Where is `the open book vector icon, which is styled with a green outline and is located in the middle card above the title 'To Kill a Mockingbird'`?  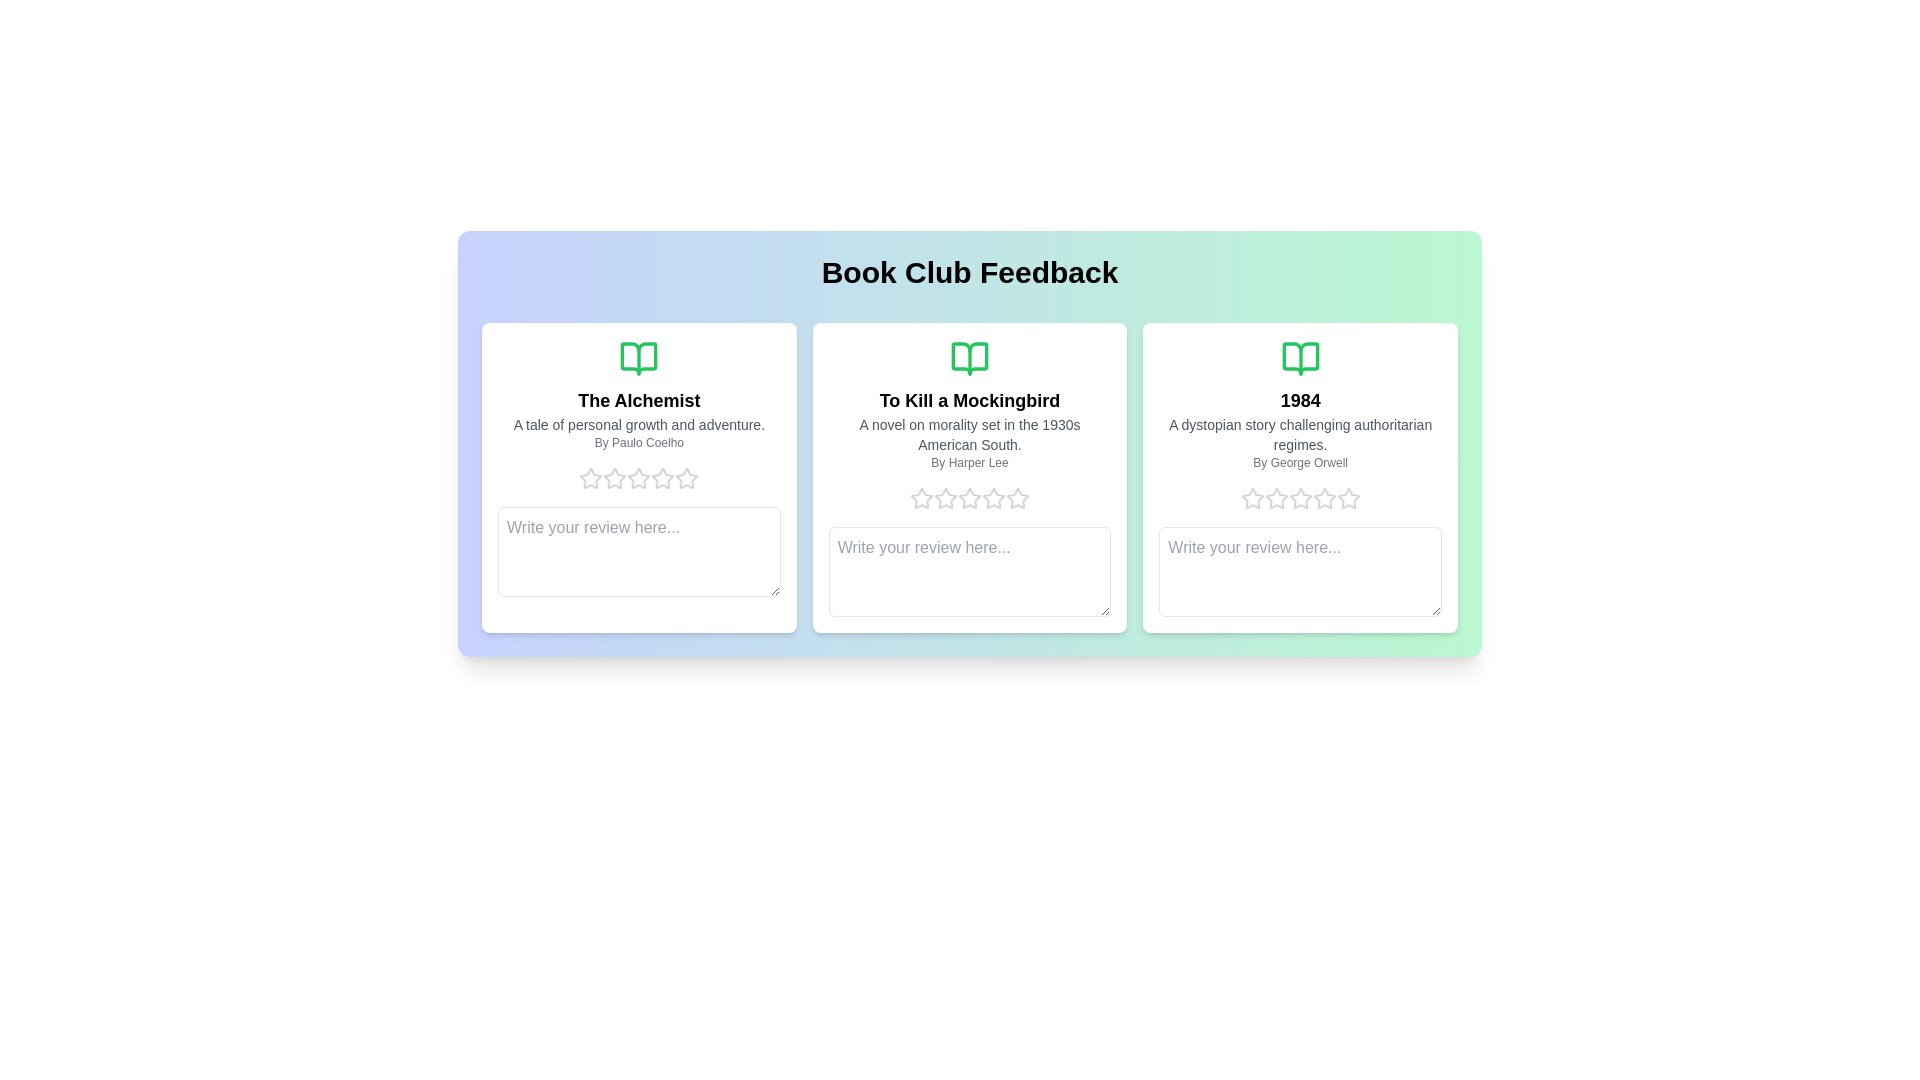 the open book vector icon, which is styled with a green outline and is located in the middle card above the title 'To Kill a Mockingbird' is located at coordinates (969, 357).